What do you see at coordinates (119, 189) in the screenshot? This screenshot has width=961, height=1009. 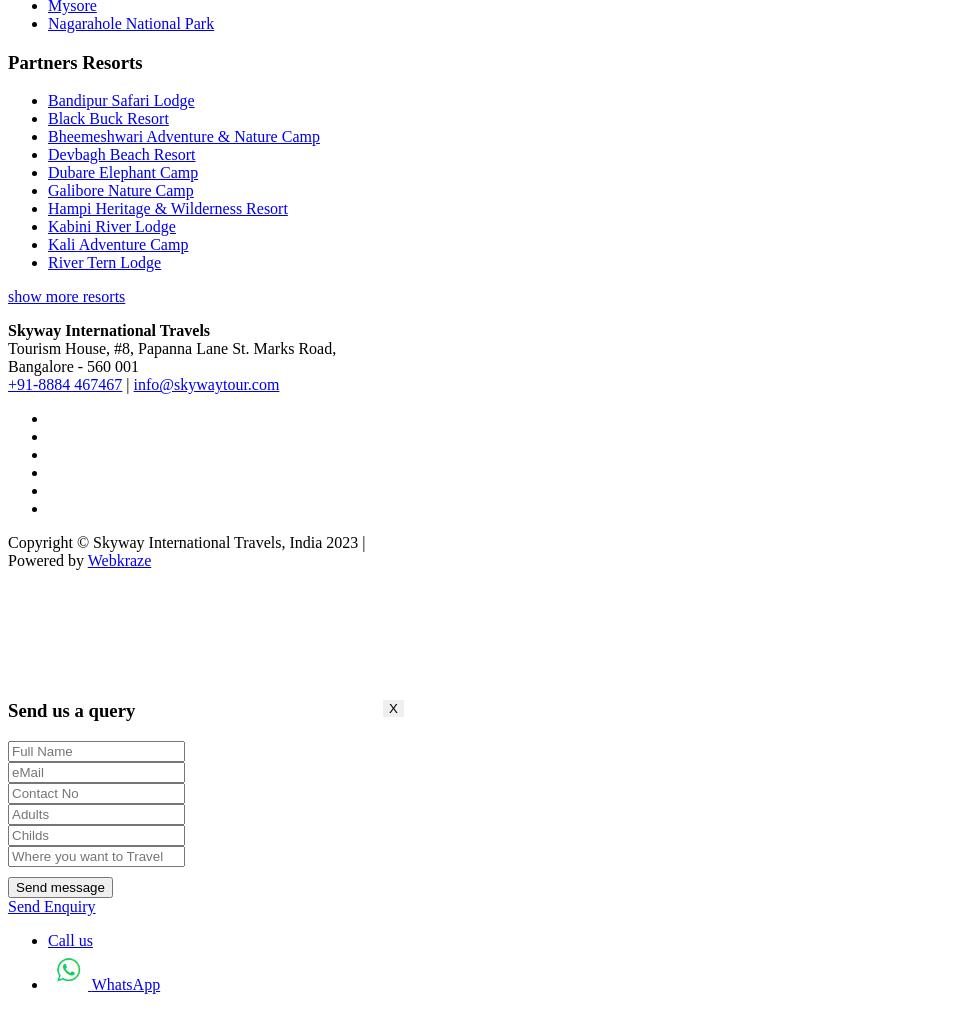 I see `'Galibore Nature Camp'` at bounding box center [119, 189].